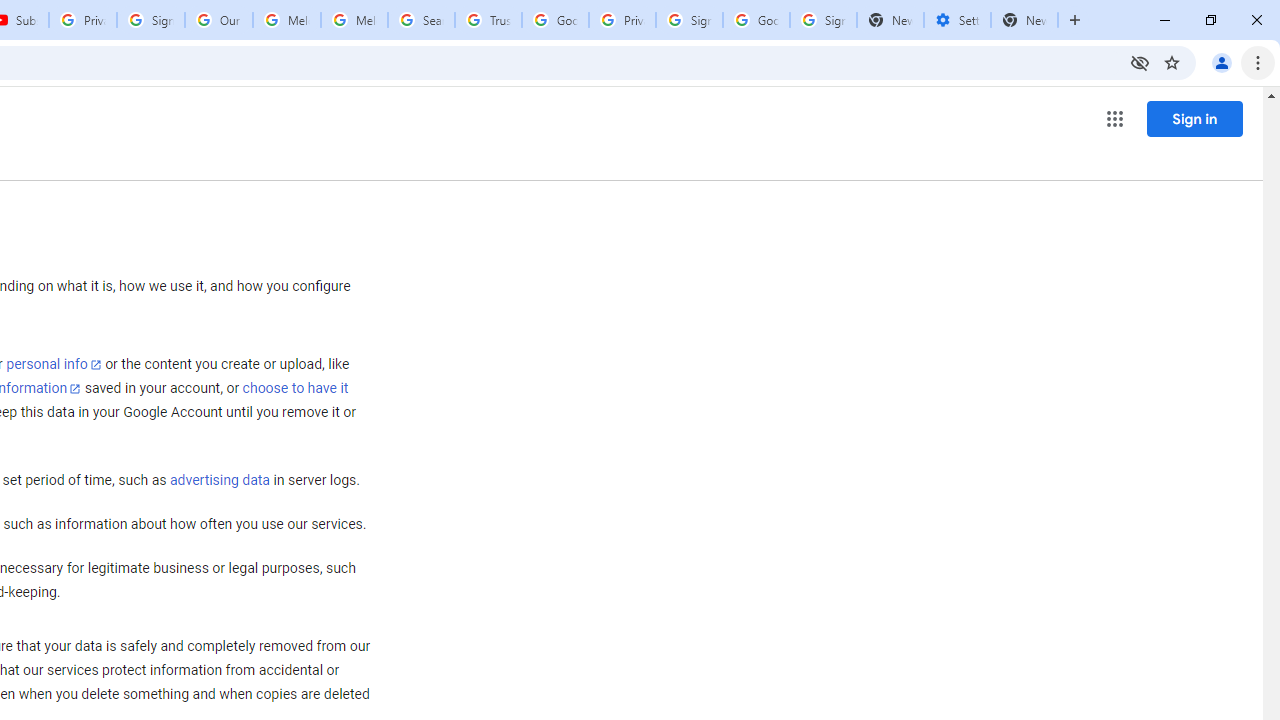 This screenshot has height=720, width=1280. Describe the element at coordinates (1024, 20) in the screenshot. I see `'New Tab'` at that location.